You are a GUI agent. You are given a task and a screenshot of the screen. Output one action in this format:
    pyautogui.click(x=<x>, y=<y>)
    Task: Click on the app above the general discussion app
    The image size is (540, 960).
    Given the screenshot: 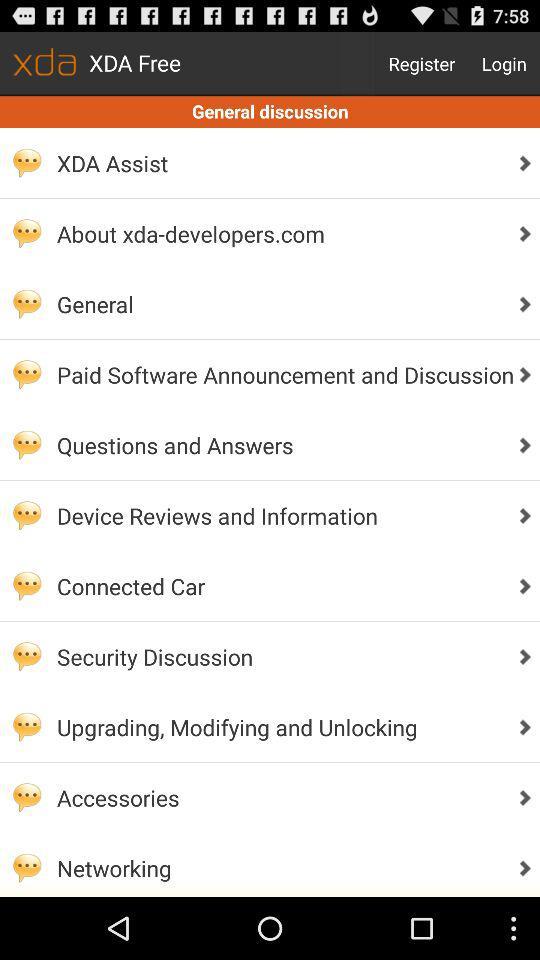 What is the action you would take?
    pyautogui.click(x=421, y=63)
    